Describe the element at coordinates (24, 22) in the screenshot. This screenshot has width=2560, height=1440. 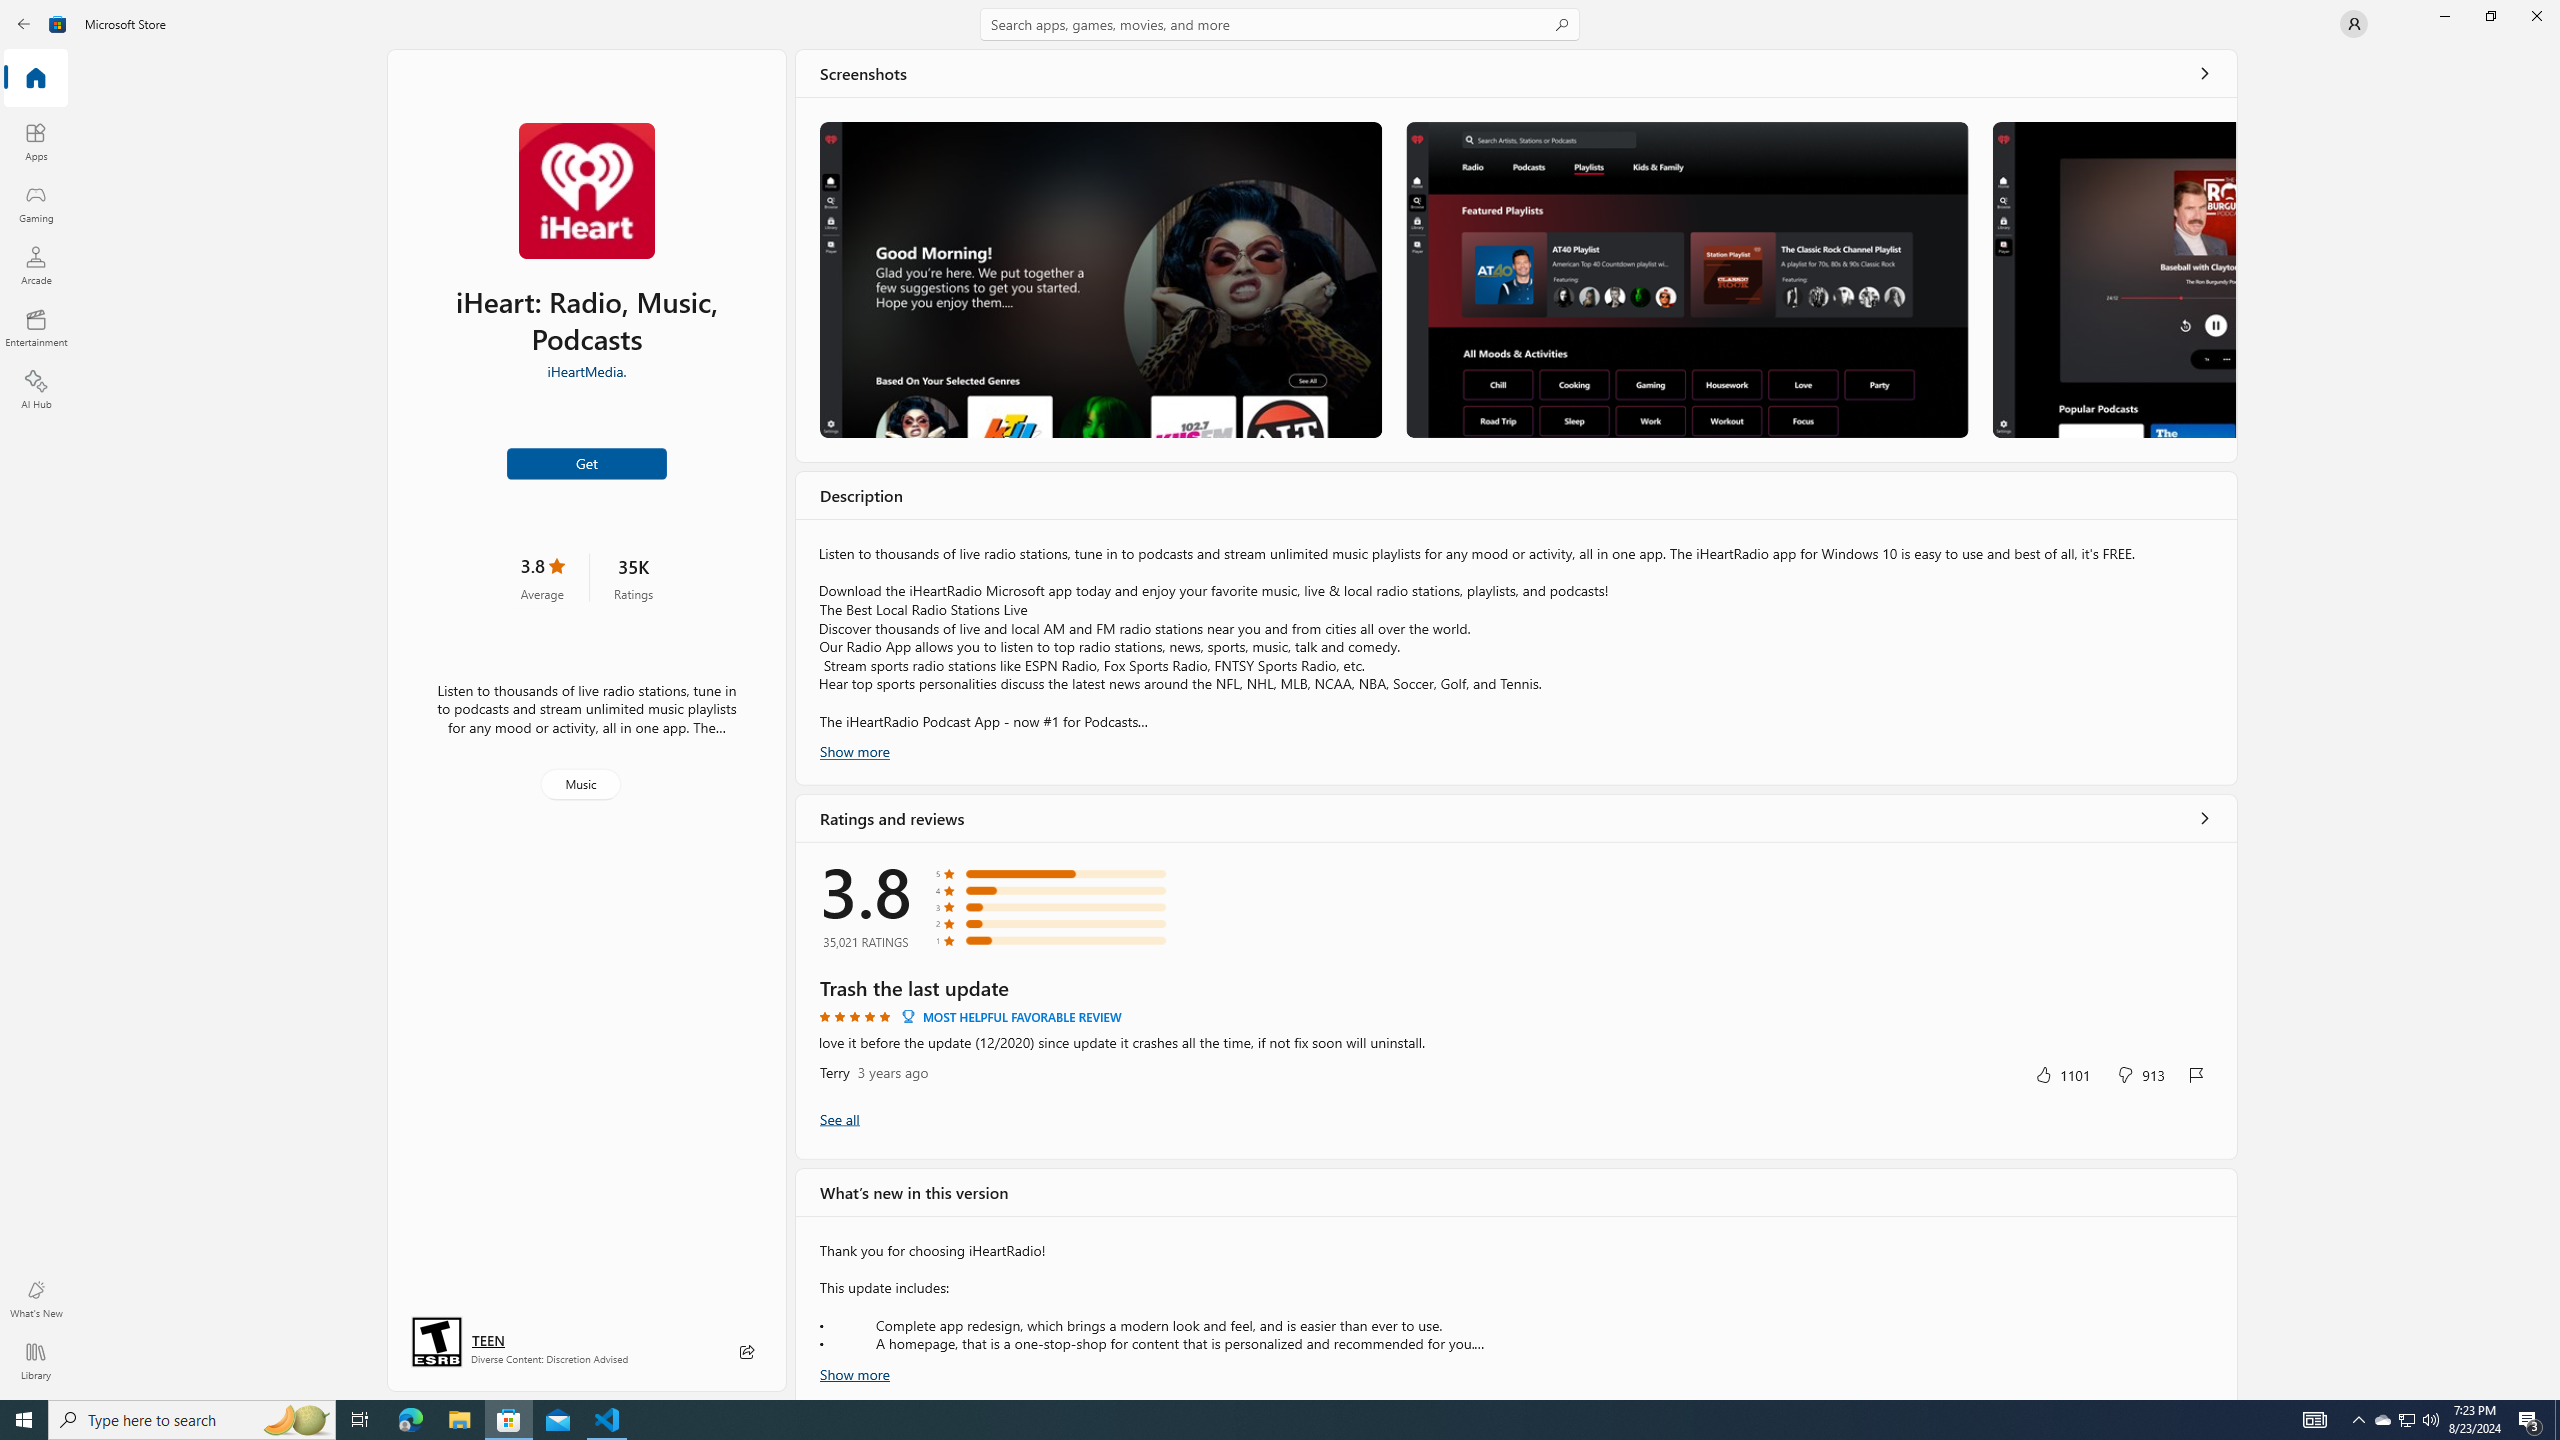
I see `'Back'` at that location.